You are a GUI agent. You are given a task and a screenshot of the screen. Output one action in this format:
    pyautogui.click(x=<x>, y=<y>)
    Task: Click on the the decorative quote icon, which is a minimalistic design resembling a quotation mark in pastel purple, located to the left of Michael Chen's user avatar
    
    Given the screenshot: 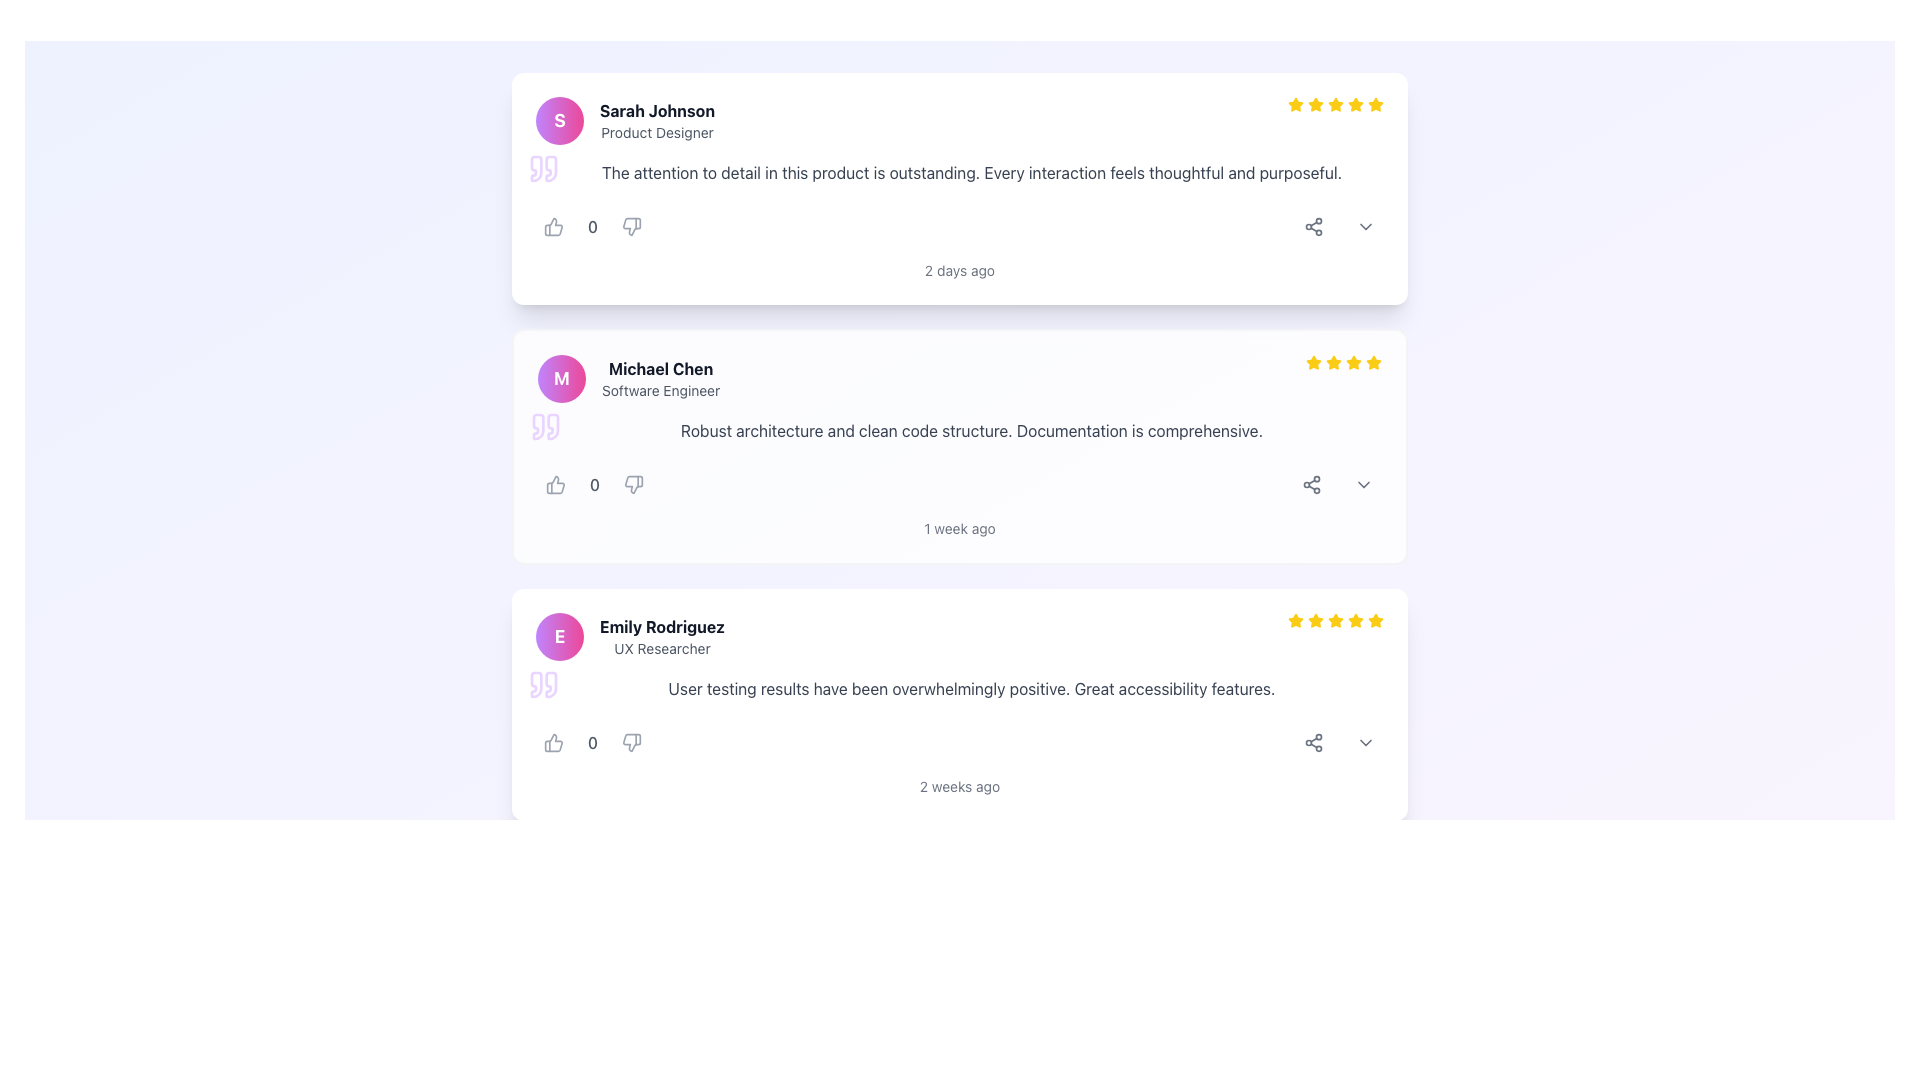 What is the action you would take?
    pyautogui.click(x=538, y=426)
    